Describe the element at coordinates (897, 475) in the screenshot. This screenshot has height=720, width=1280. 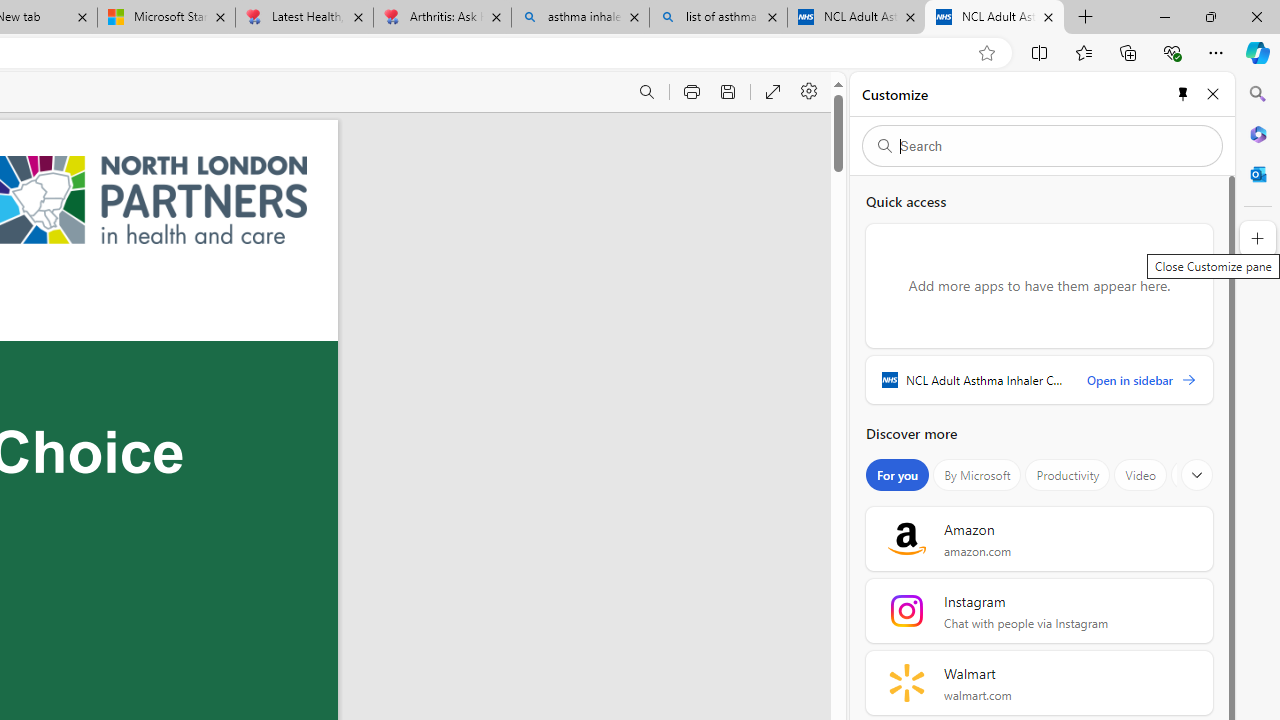
I see `'For you'` at that location.